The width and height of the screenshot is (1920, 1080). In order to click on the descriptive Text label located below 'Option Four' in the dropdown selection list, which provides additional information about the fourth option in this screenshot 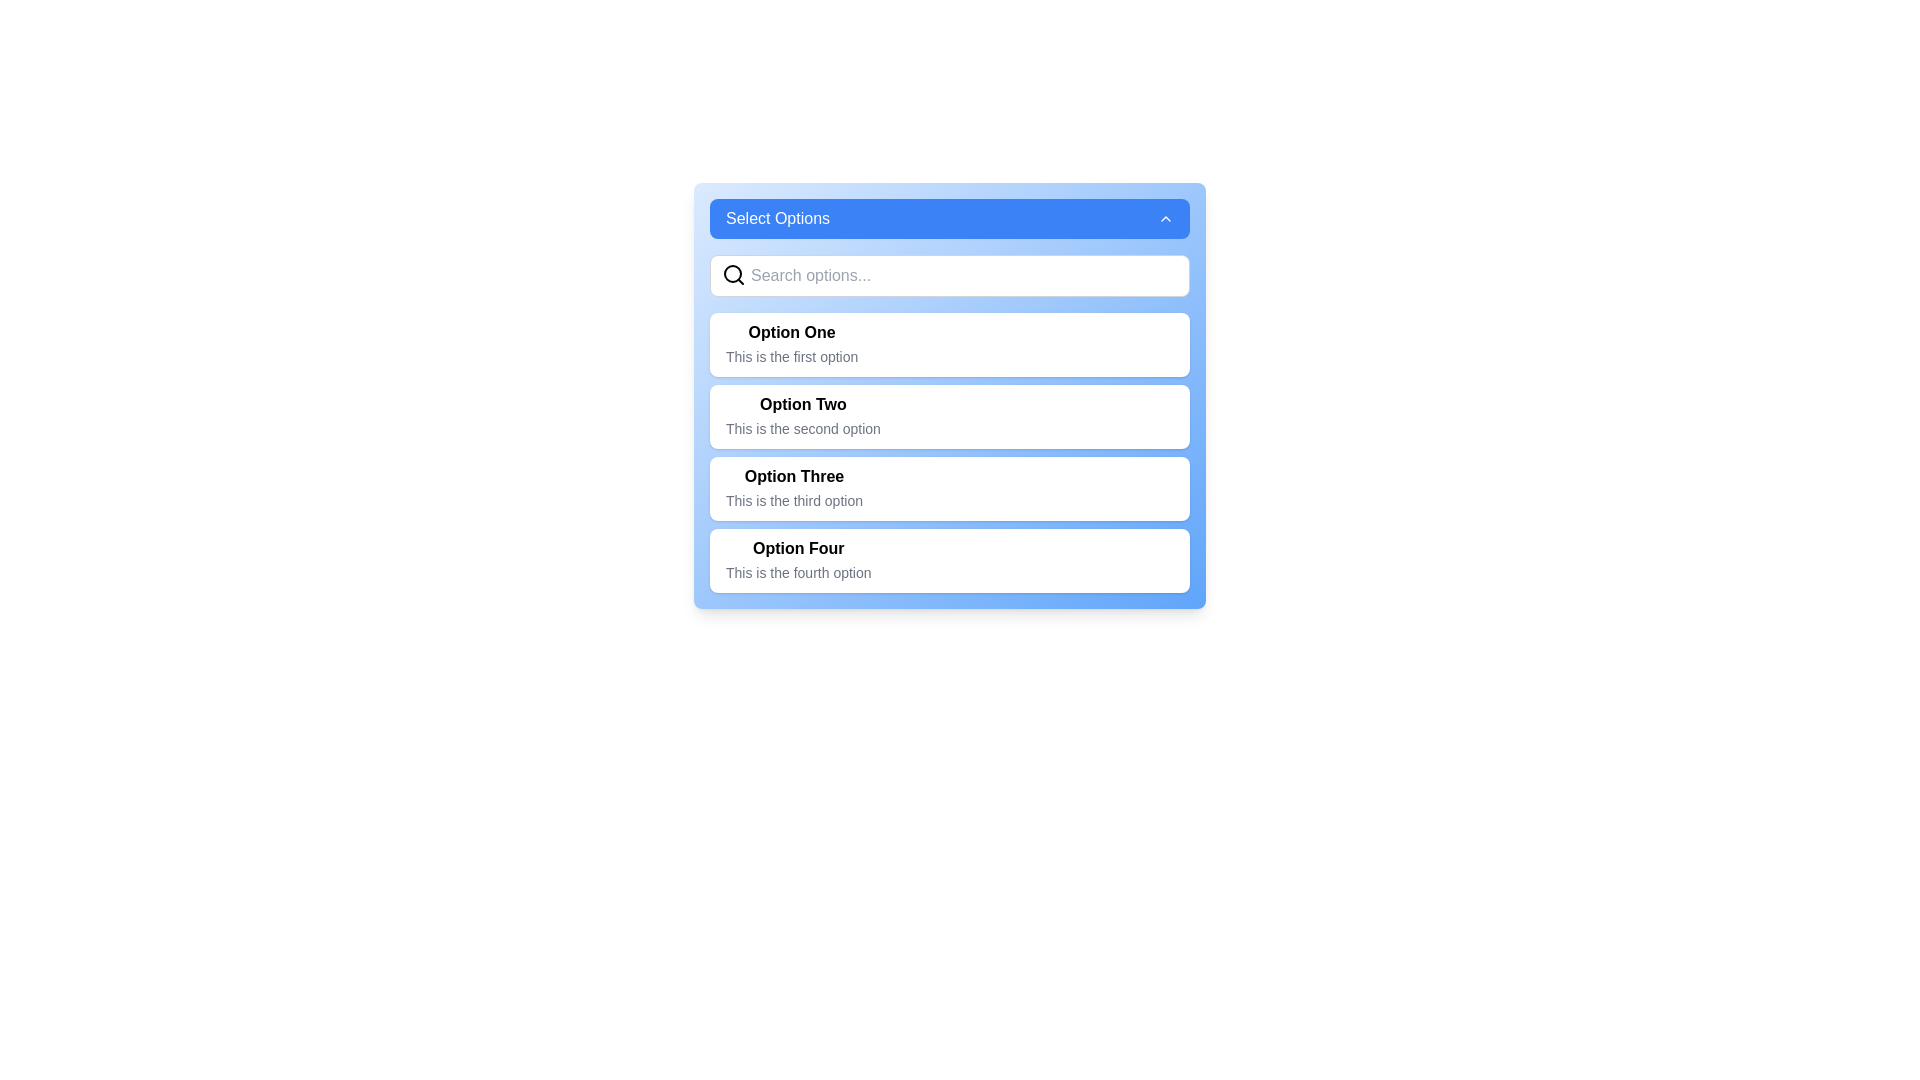, I will do `click(797, 573)`.